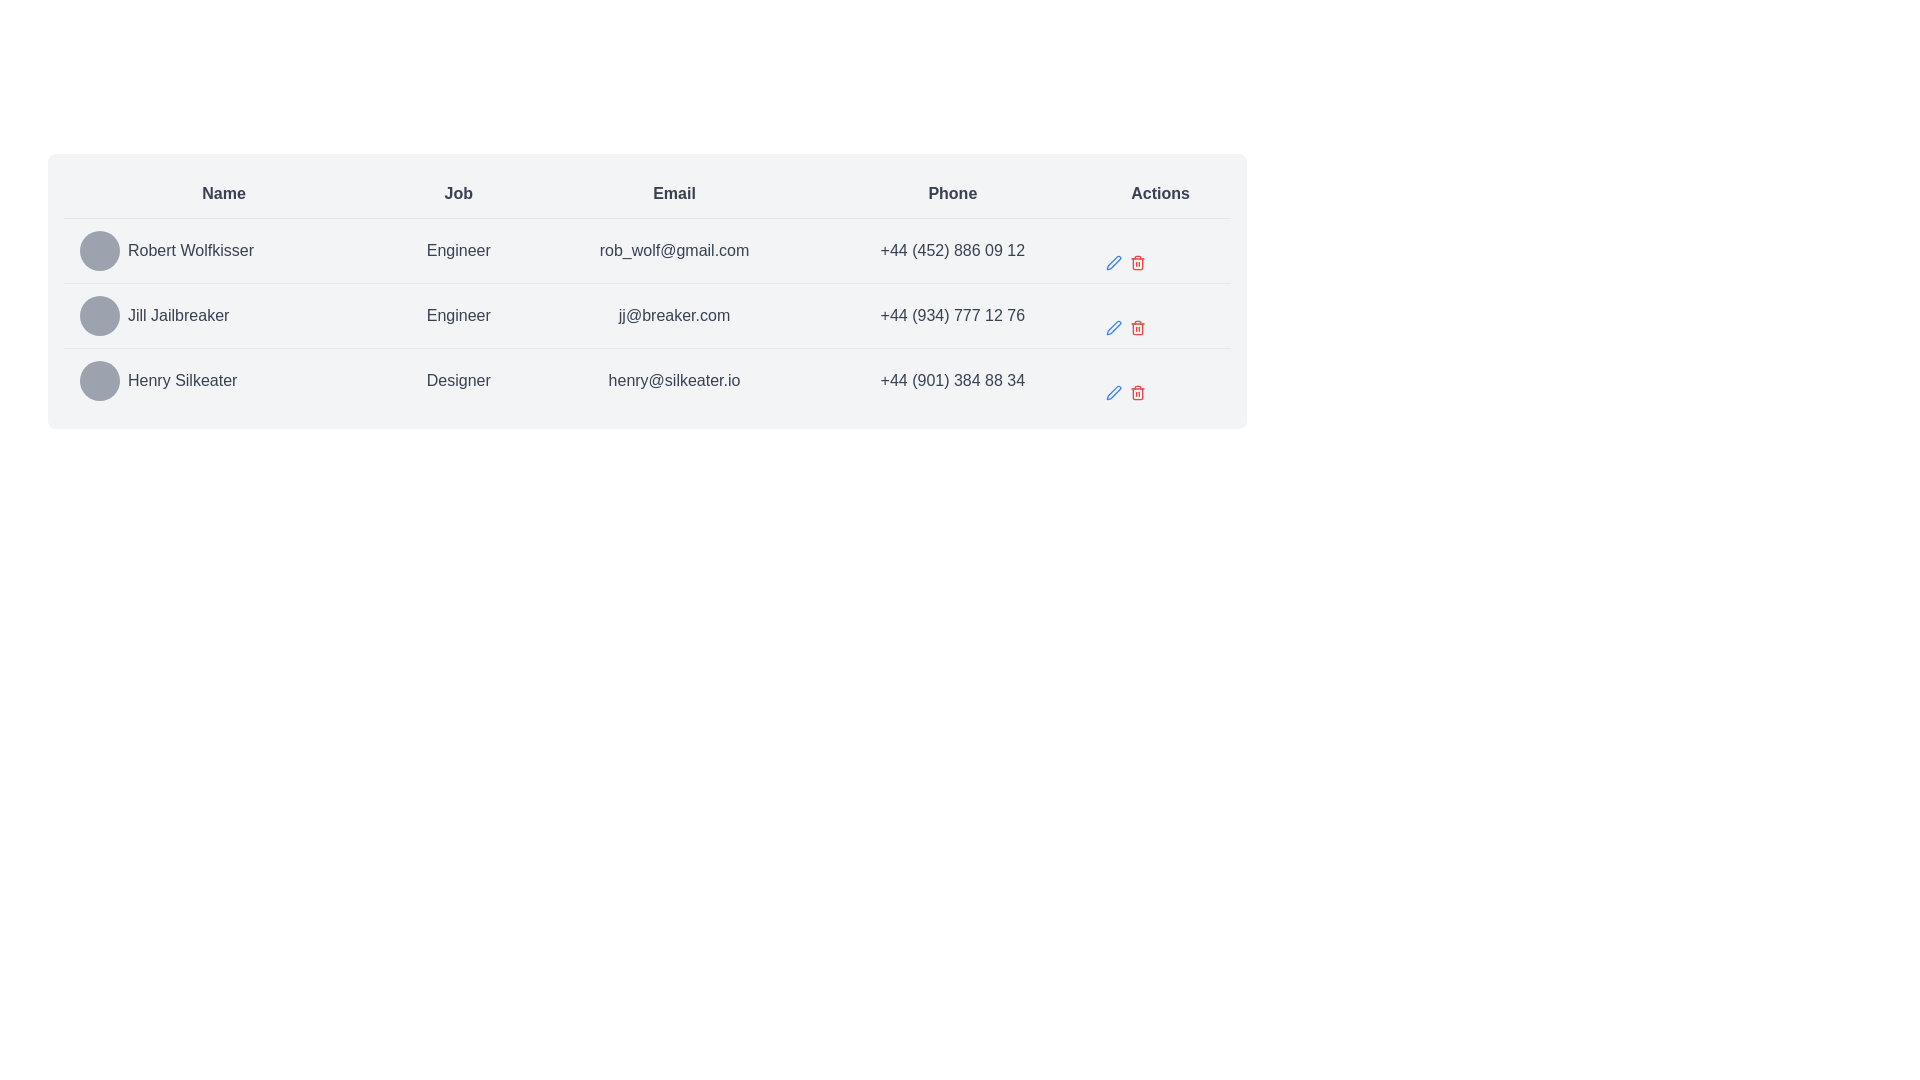 This screenshot has width=1920, height=1080. What do you see at coordinates (99, 315) in the screenshot?
I see `the circular Avatar placeholder for 'Jill Jailbreaker', which is located at the far left of the corresponding row in the table structure` at bounding box center [99, 315].